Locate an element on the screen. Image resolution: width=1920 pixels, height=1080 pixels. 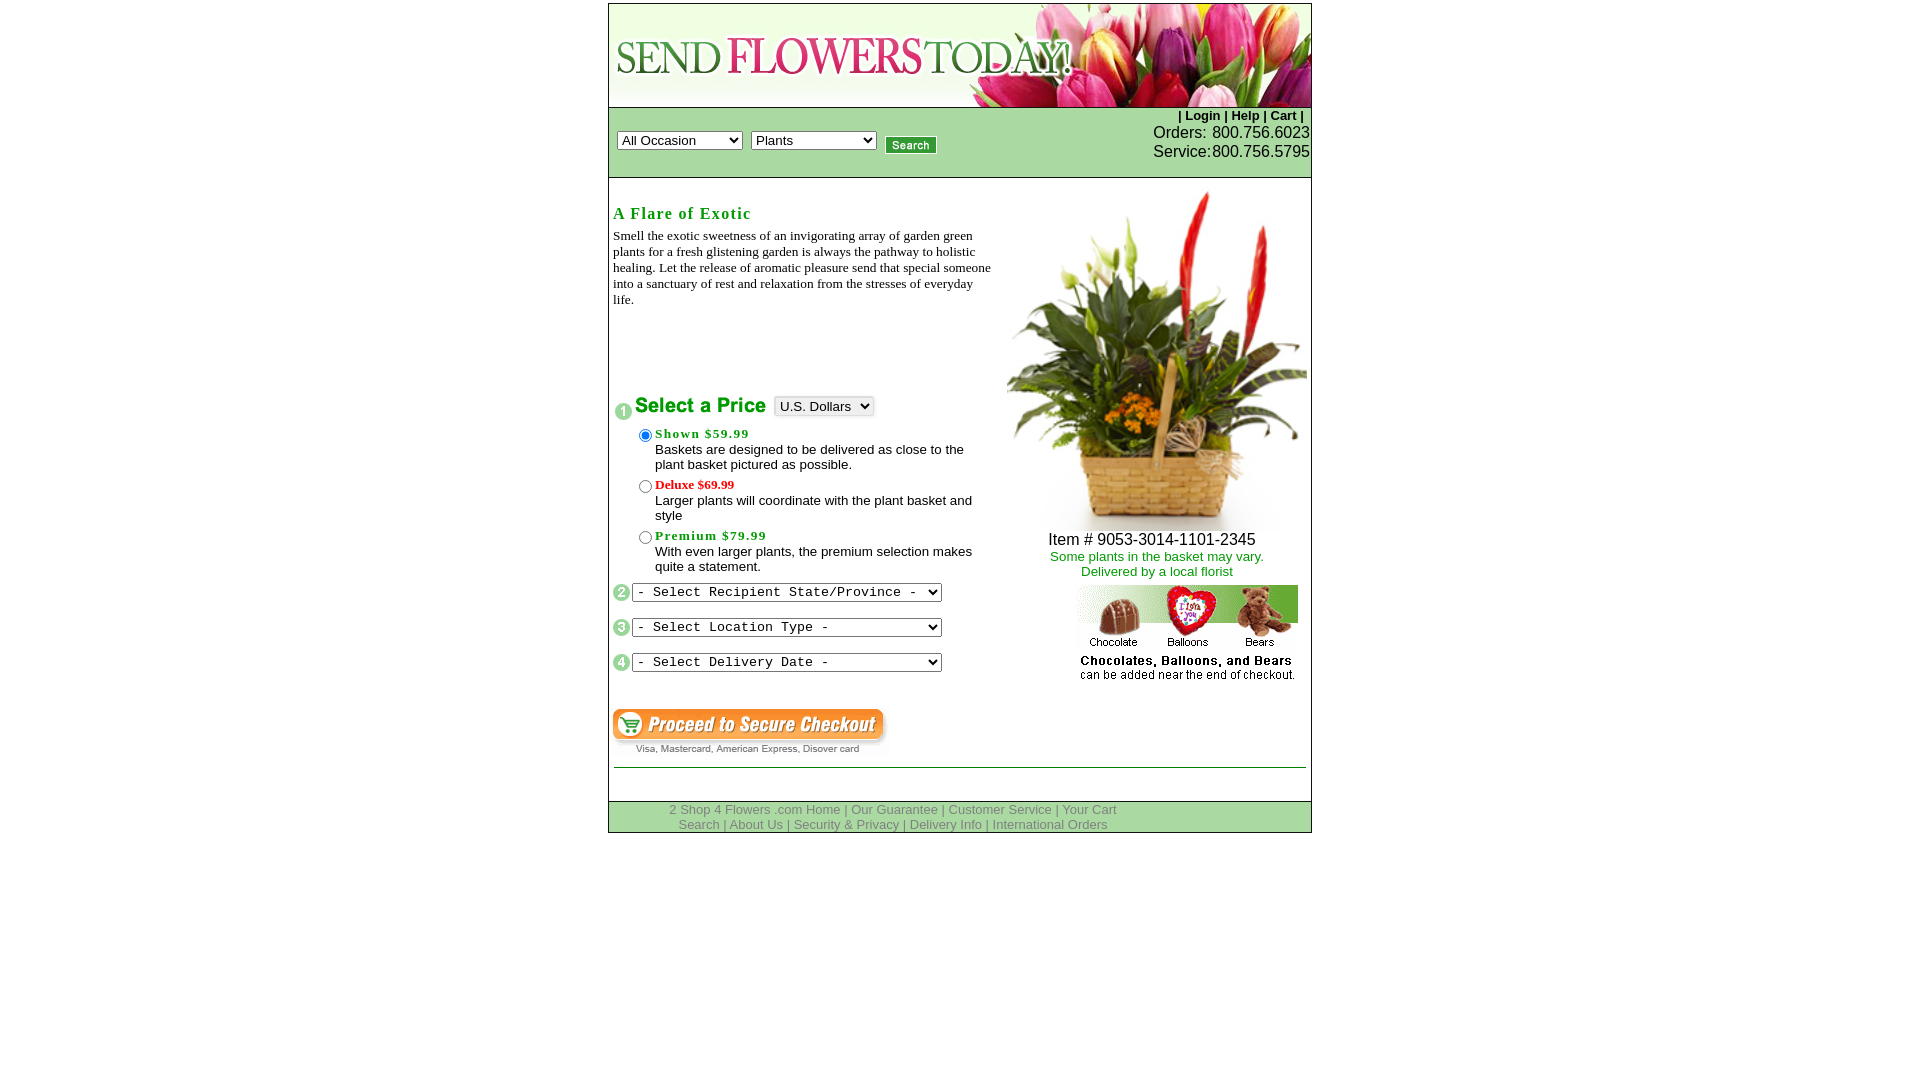
'Our Guarantee' is located at coordinates (893, 808).